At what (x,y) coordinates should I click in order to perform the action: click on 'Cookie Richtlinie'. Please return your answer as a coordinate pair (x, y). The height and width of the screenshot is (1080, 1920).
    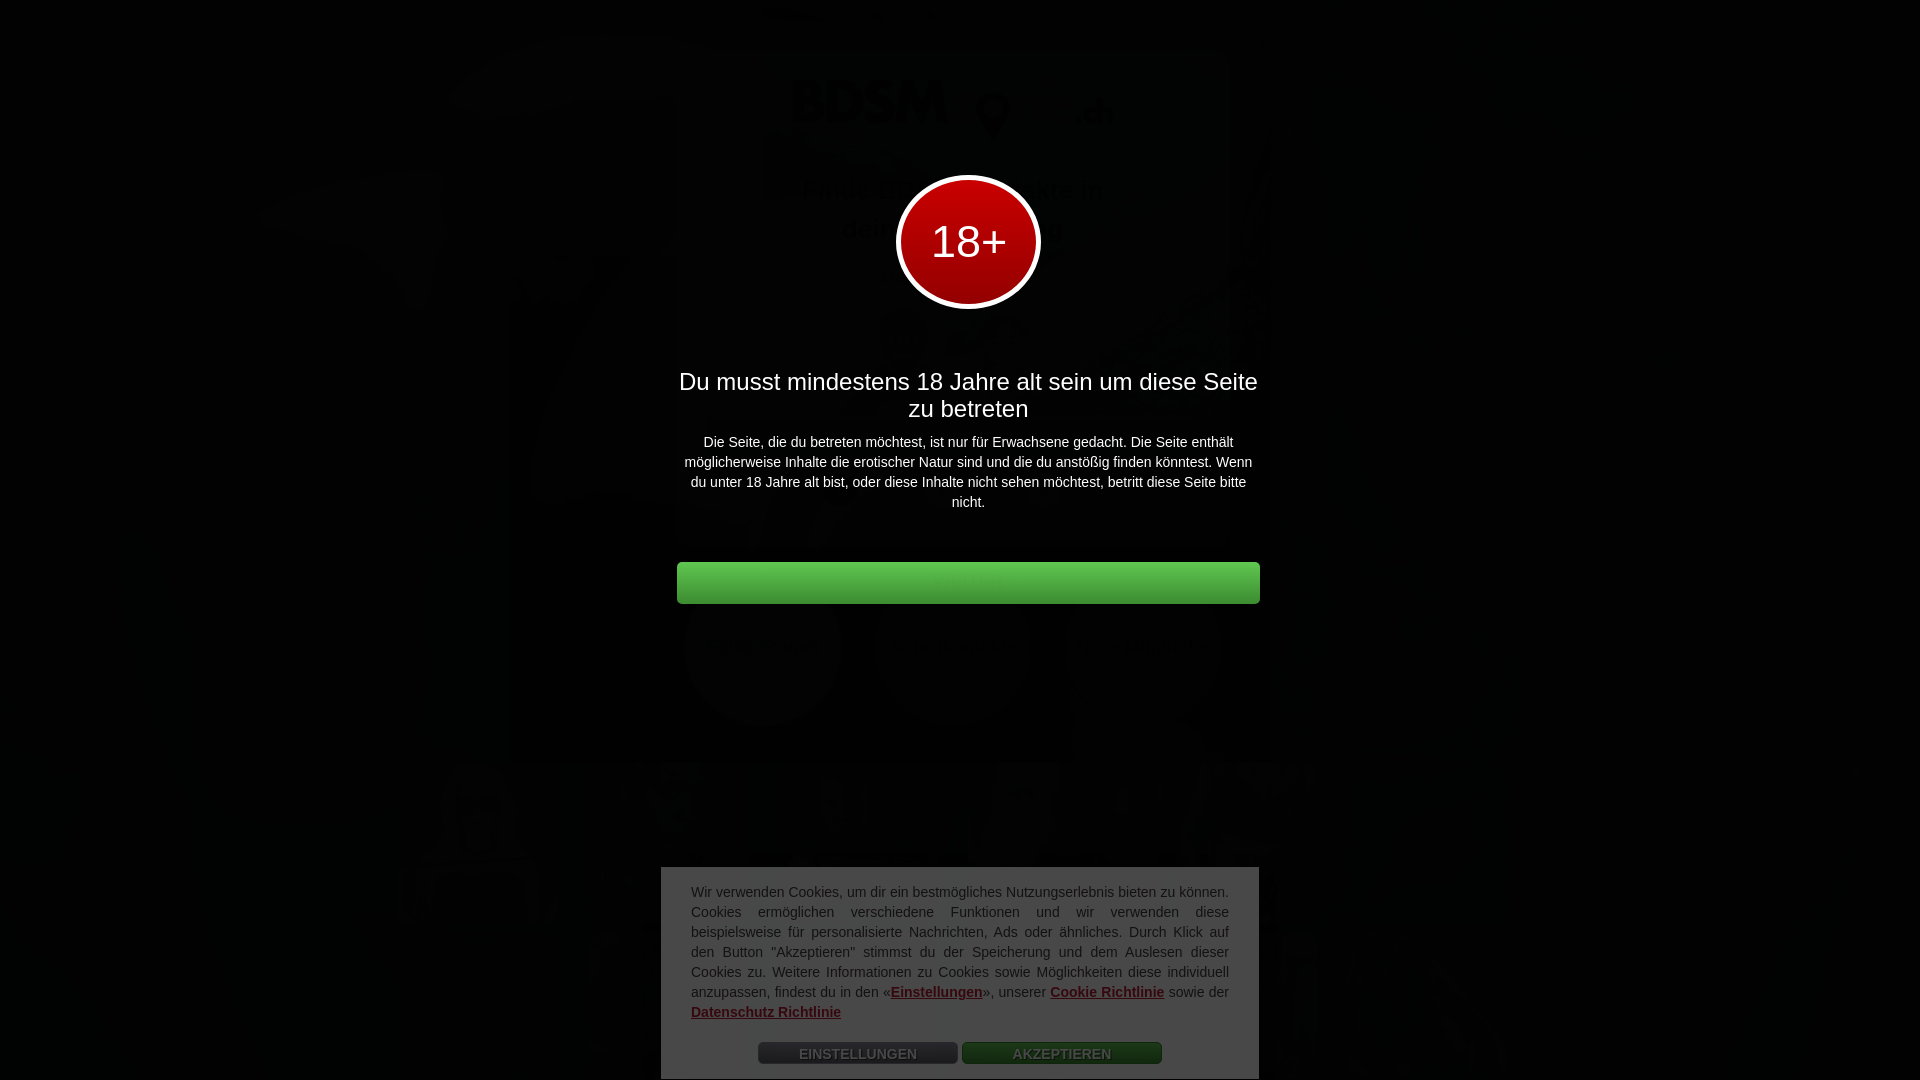
    Looking at the image, I should click on (1106, 991).